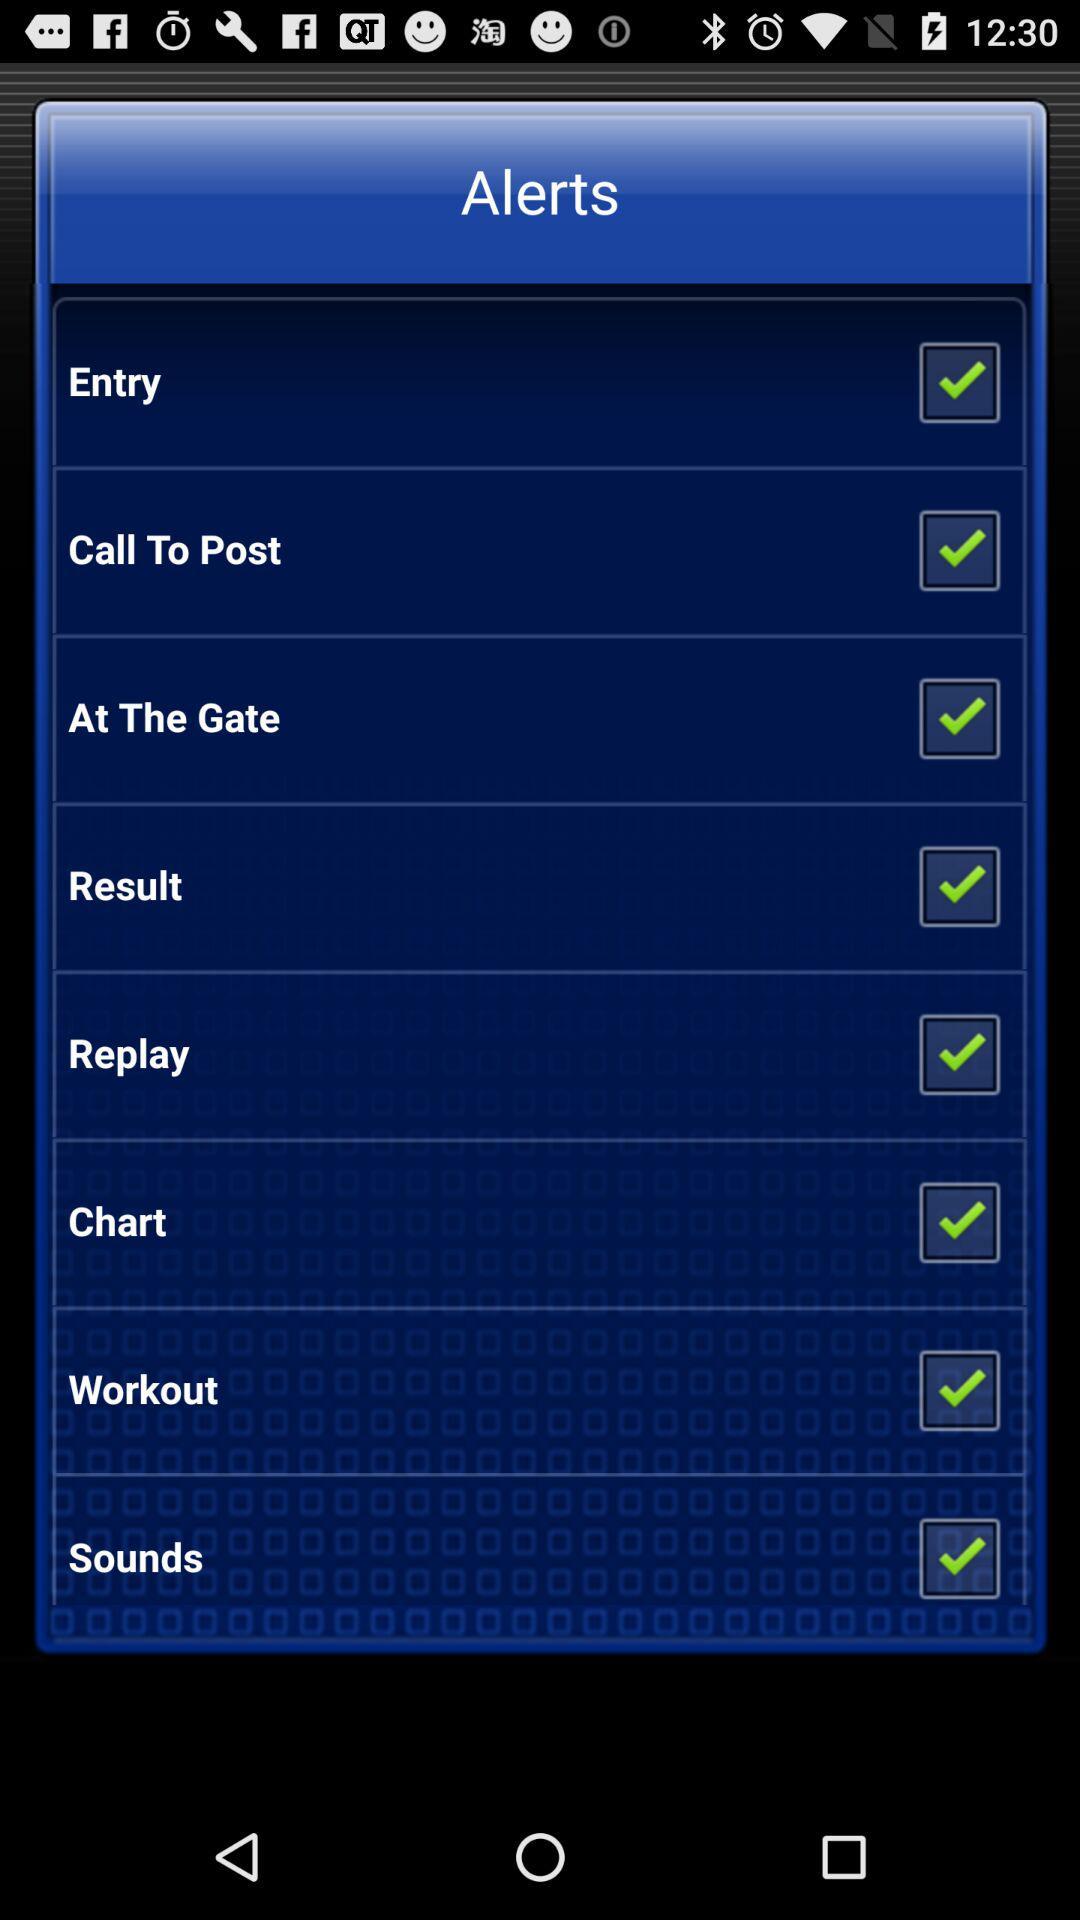  What do you see at coordinates (957, 1548) in the screenshot?
I see `sounds on or off` at bounding box center [957, 1548].